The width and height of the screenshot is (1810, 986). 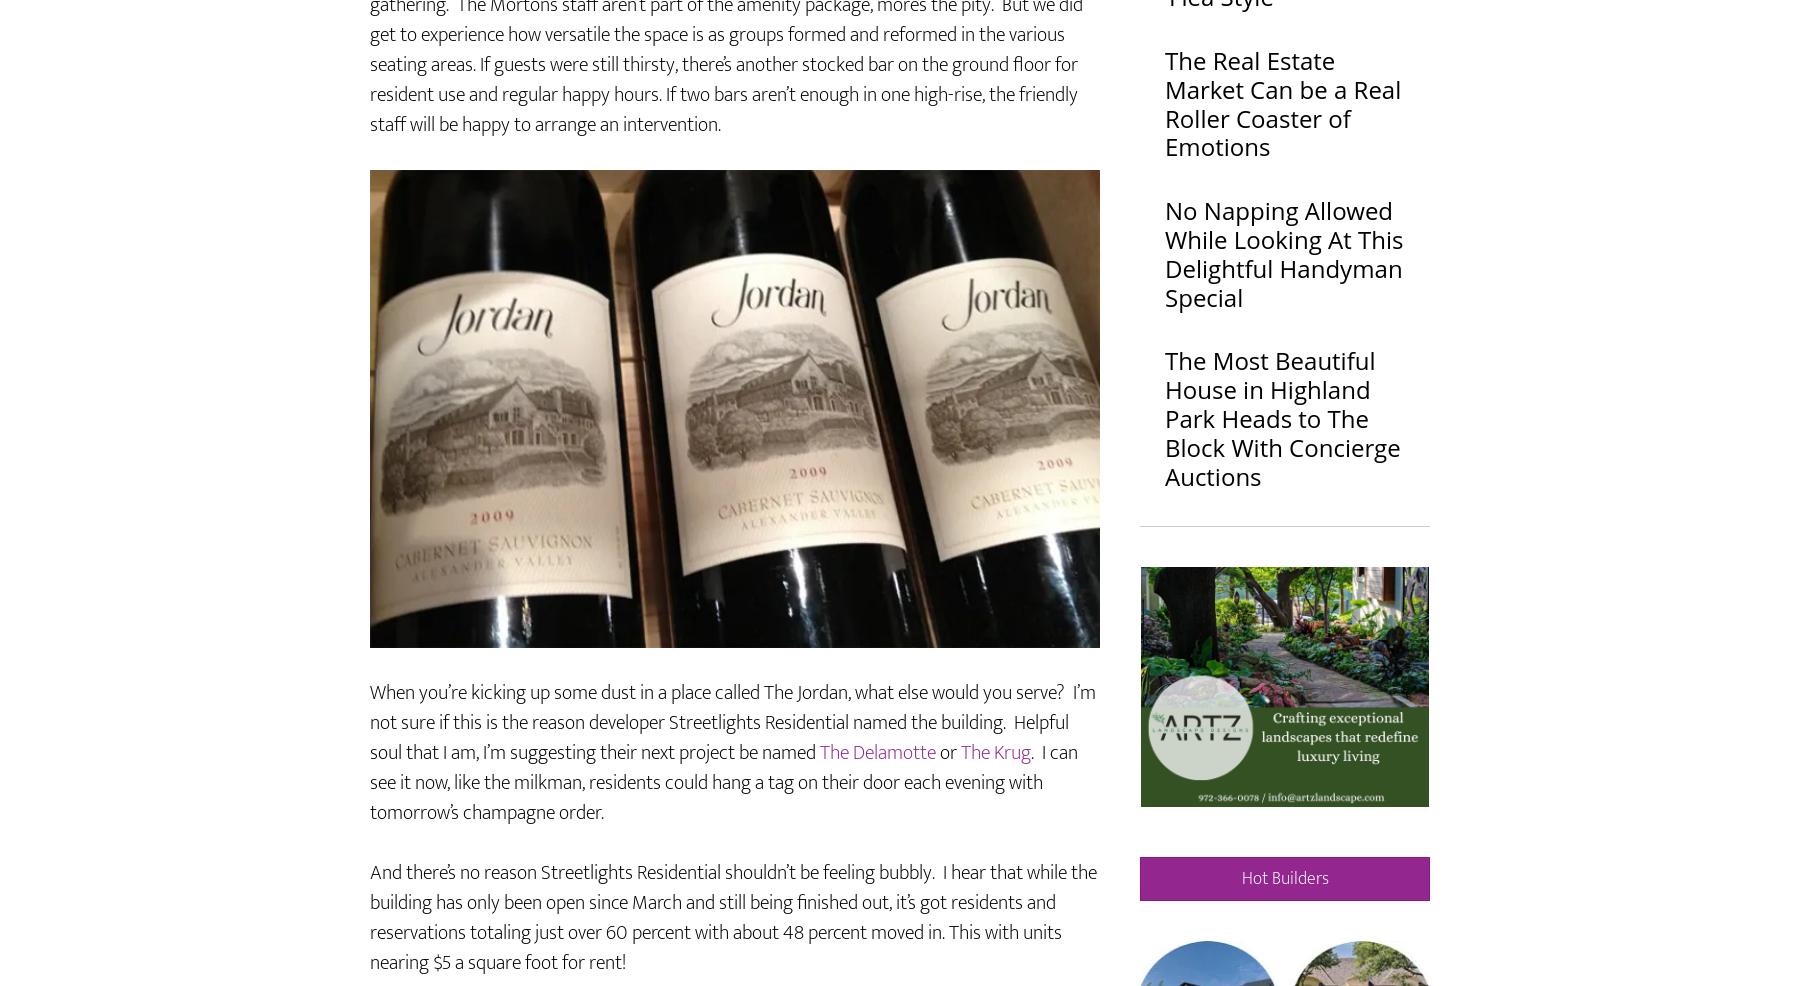 I want to click on 'The Krug', so click(x=996, y=810).